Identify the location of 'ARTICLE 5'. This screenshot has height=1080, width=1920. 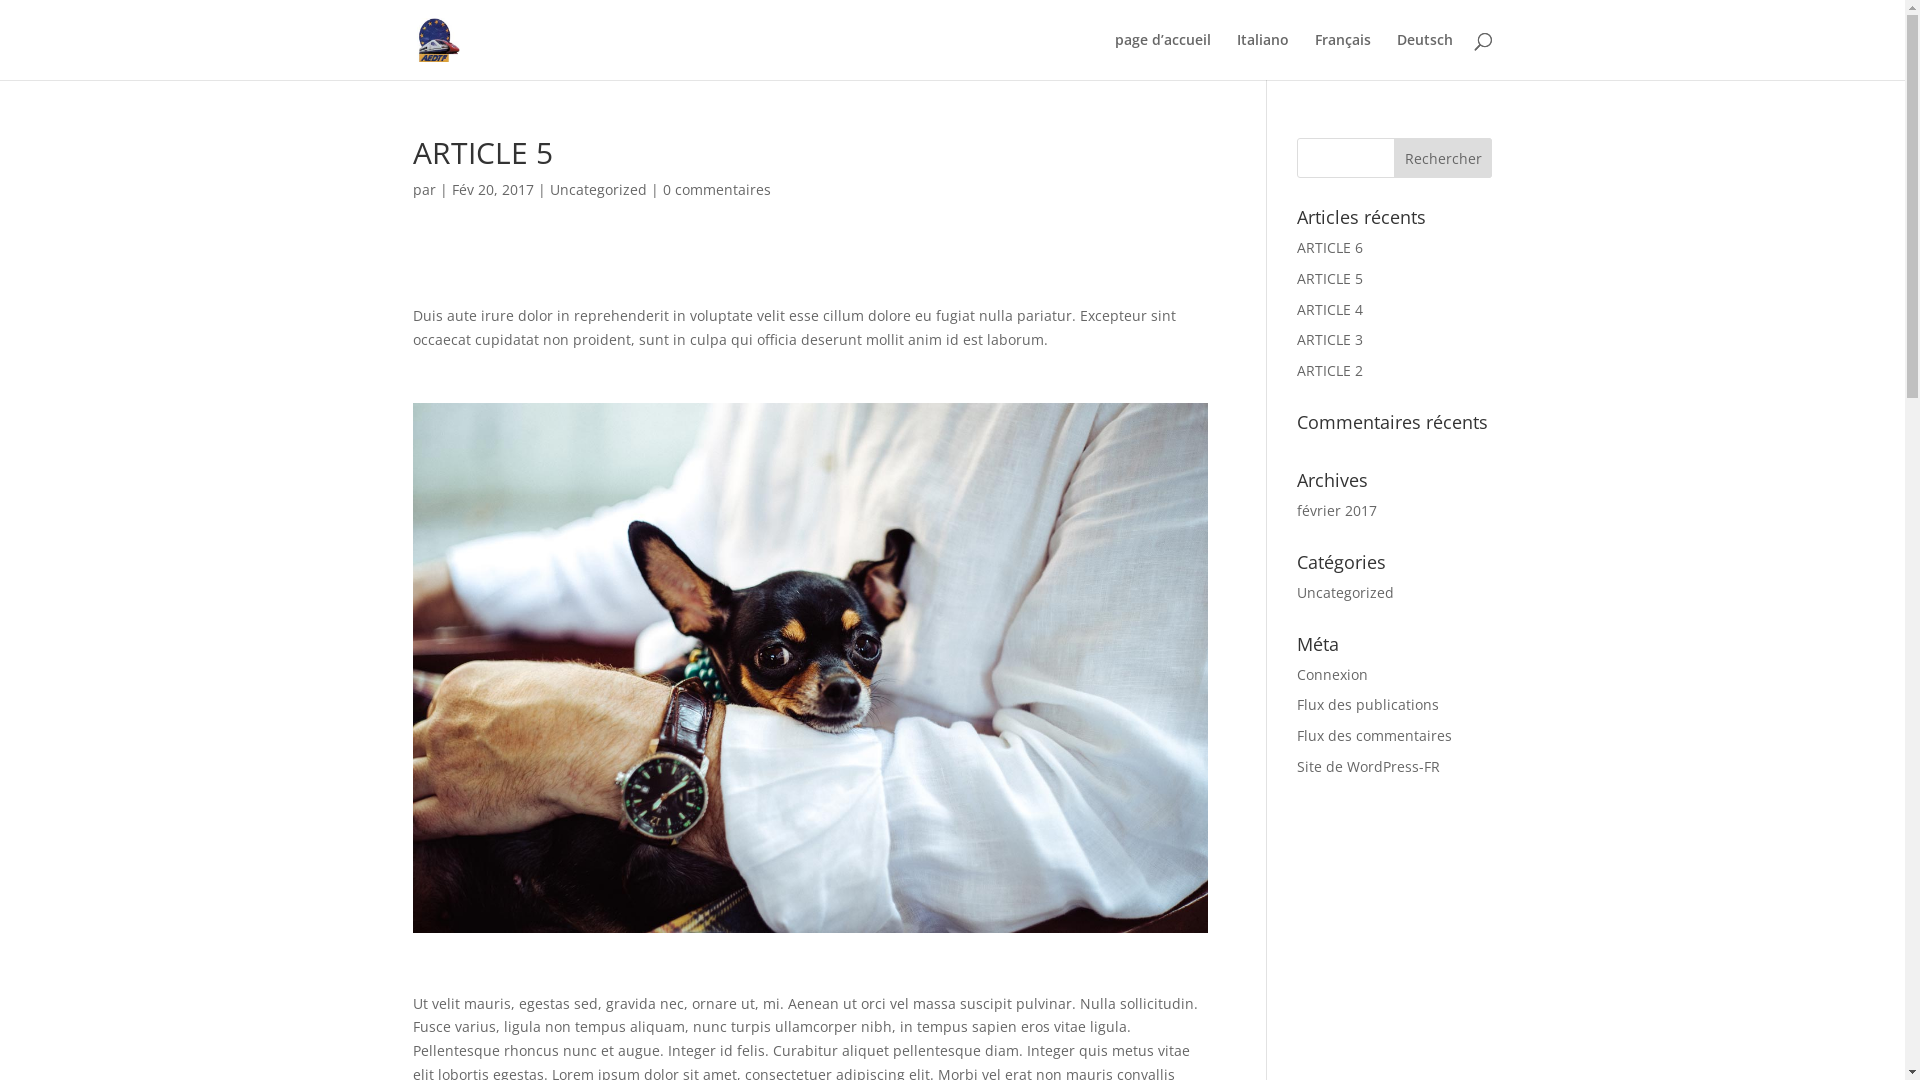
(1329, 278).